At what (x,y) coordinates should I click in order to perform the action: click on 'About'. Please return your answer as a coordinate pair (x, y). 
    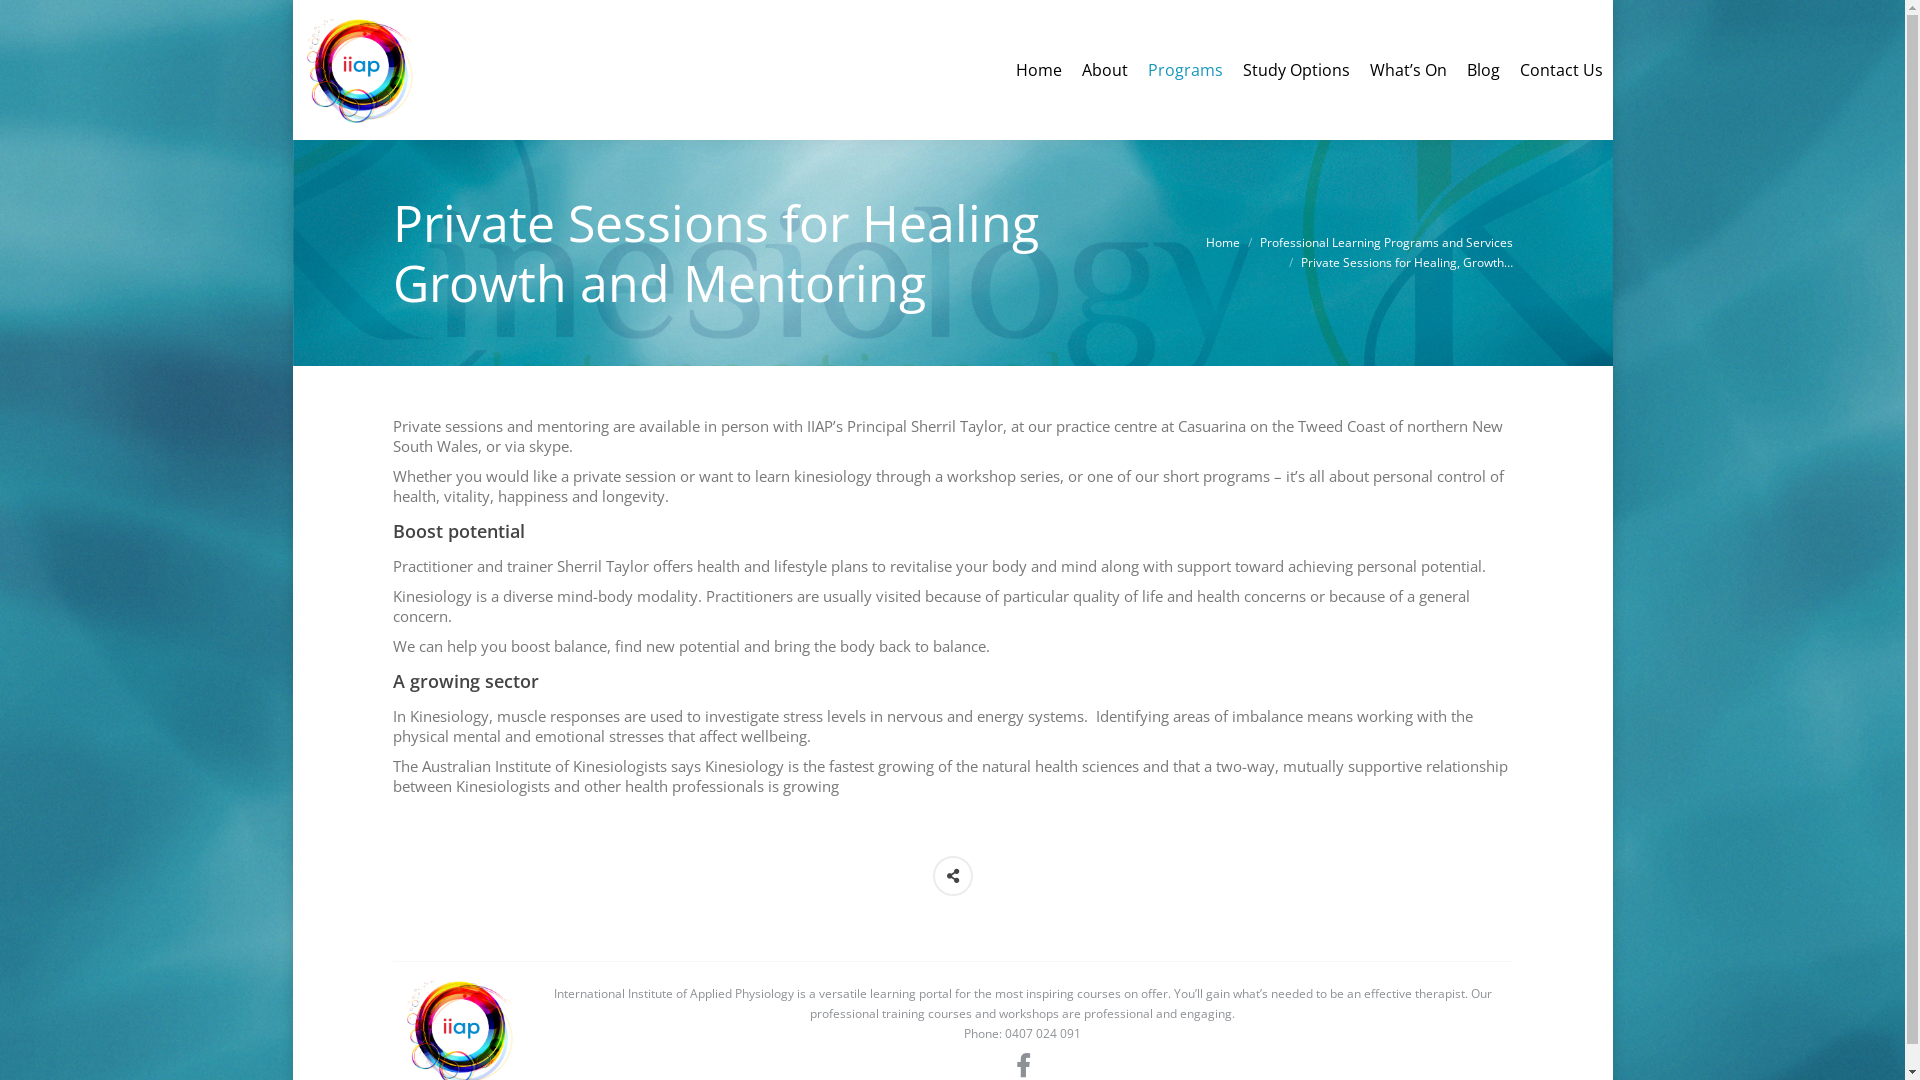
    Looking at the image, I should click on (1103, 68).